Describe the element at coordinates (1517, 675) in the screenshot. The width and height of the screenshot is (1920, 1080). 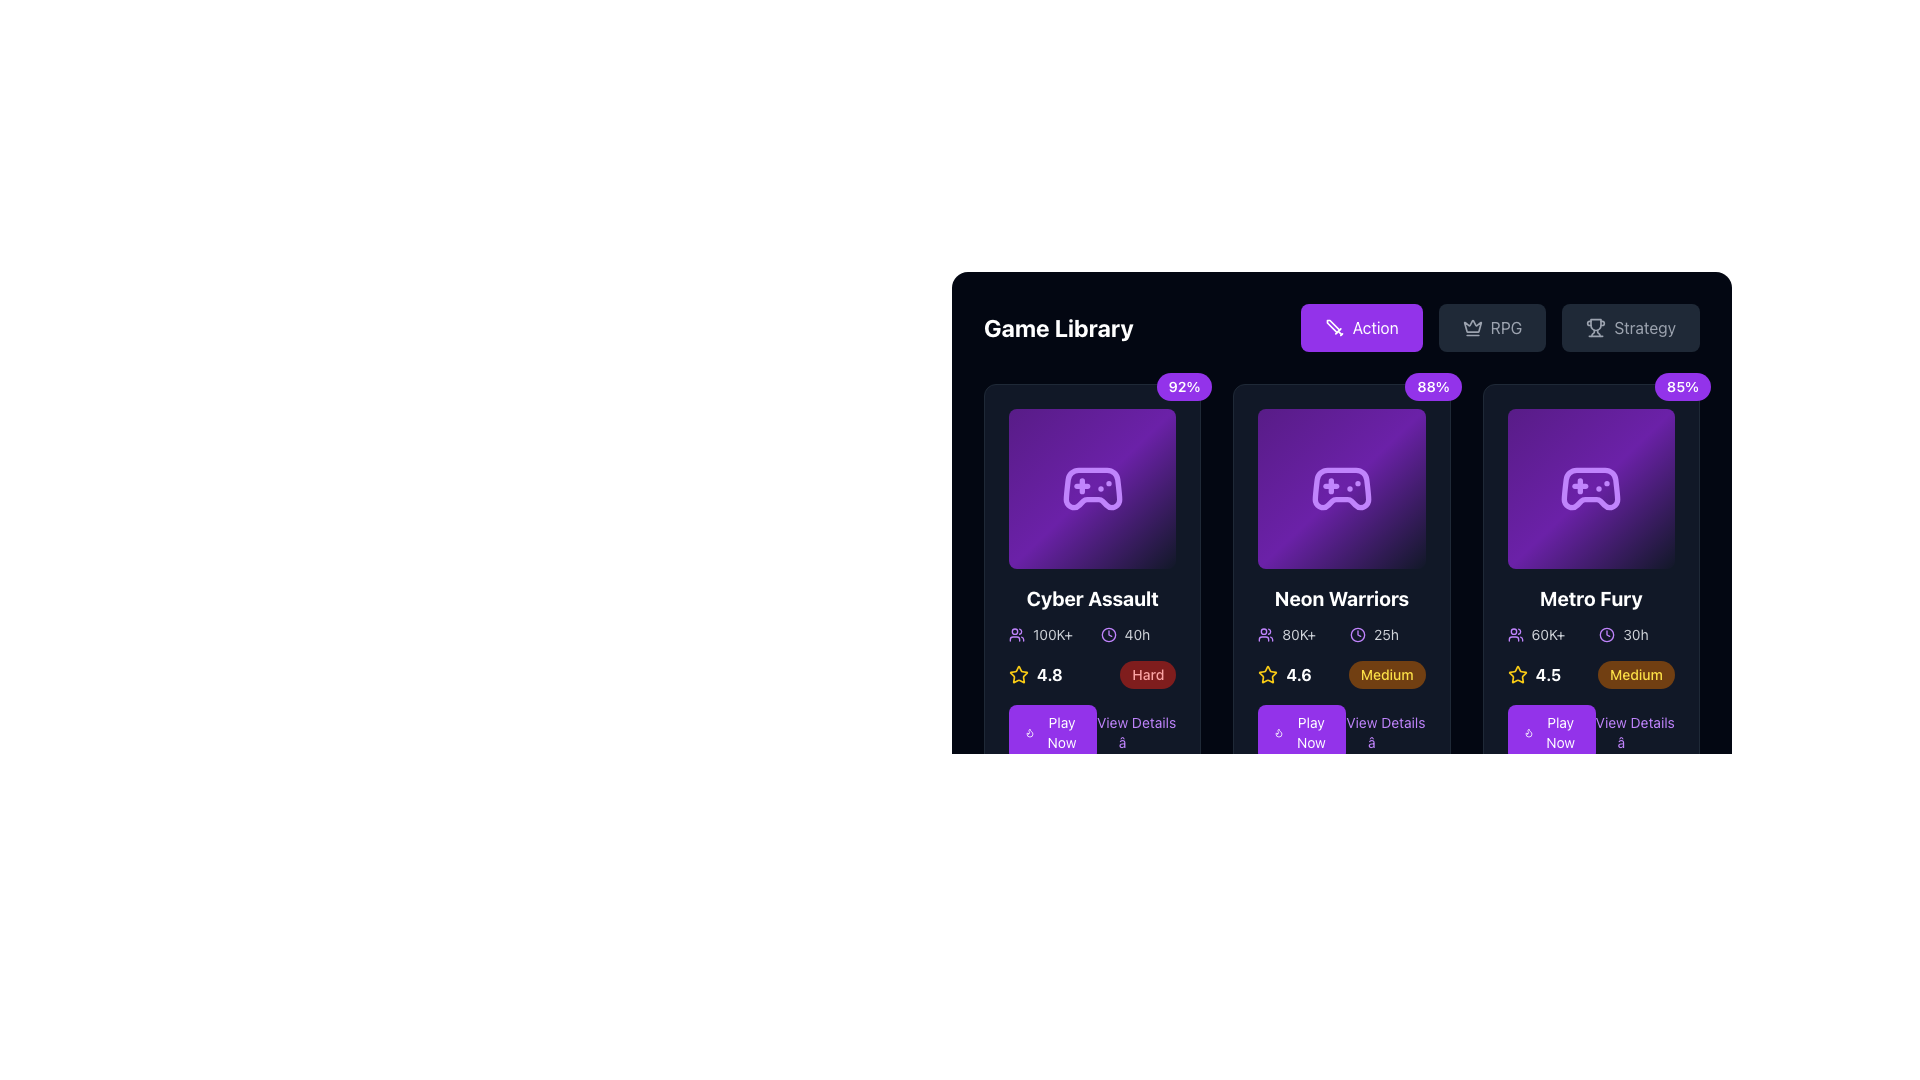
I see `the star icon with a yellow border representing a rating star for the game 'Metro Fury', located to the left of the text '4.5'` at that location.